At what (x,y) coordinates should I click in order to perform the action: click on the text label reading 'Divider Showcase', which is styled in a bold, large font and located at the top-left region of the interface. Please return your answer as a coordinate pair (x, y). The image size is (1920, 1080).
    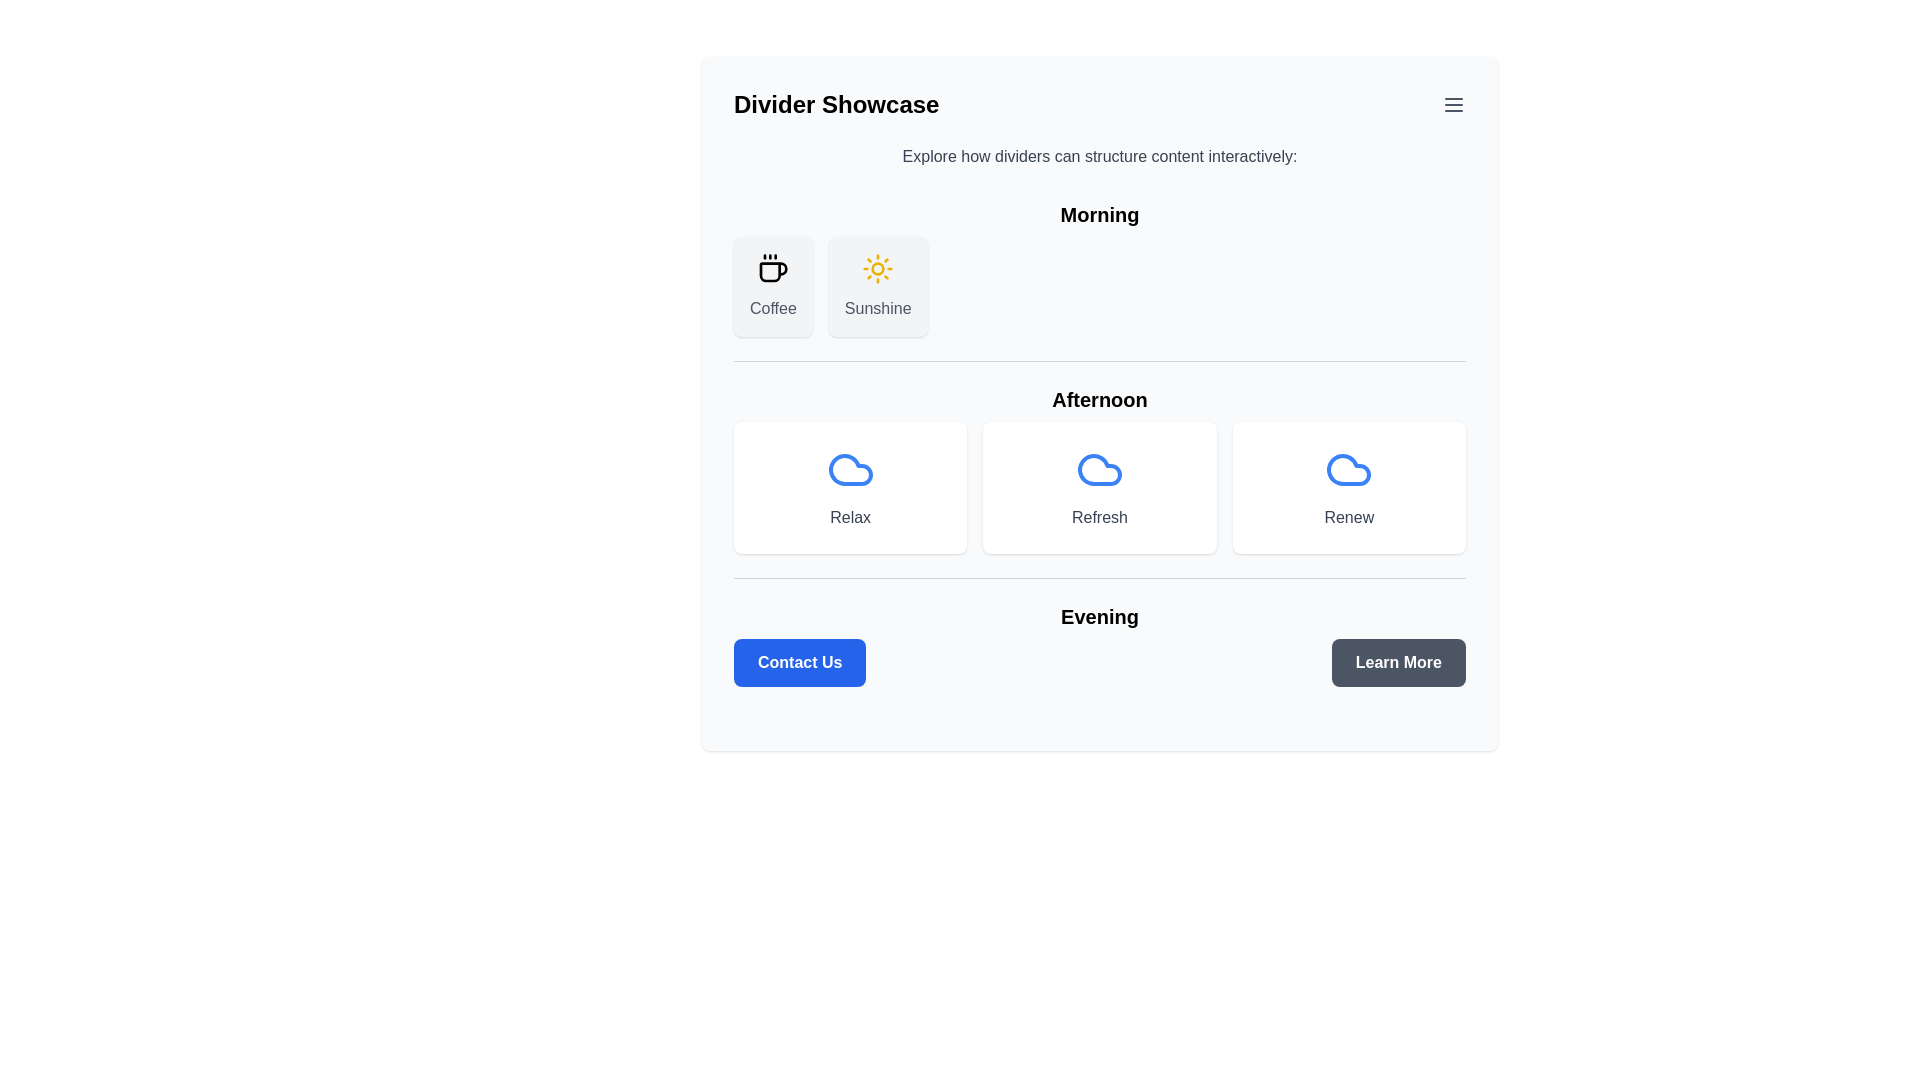
    Looking at the image, I should click on (836, 104).